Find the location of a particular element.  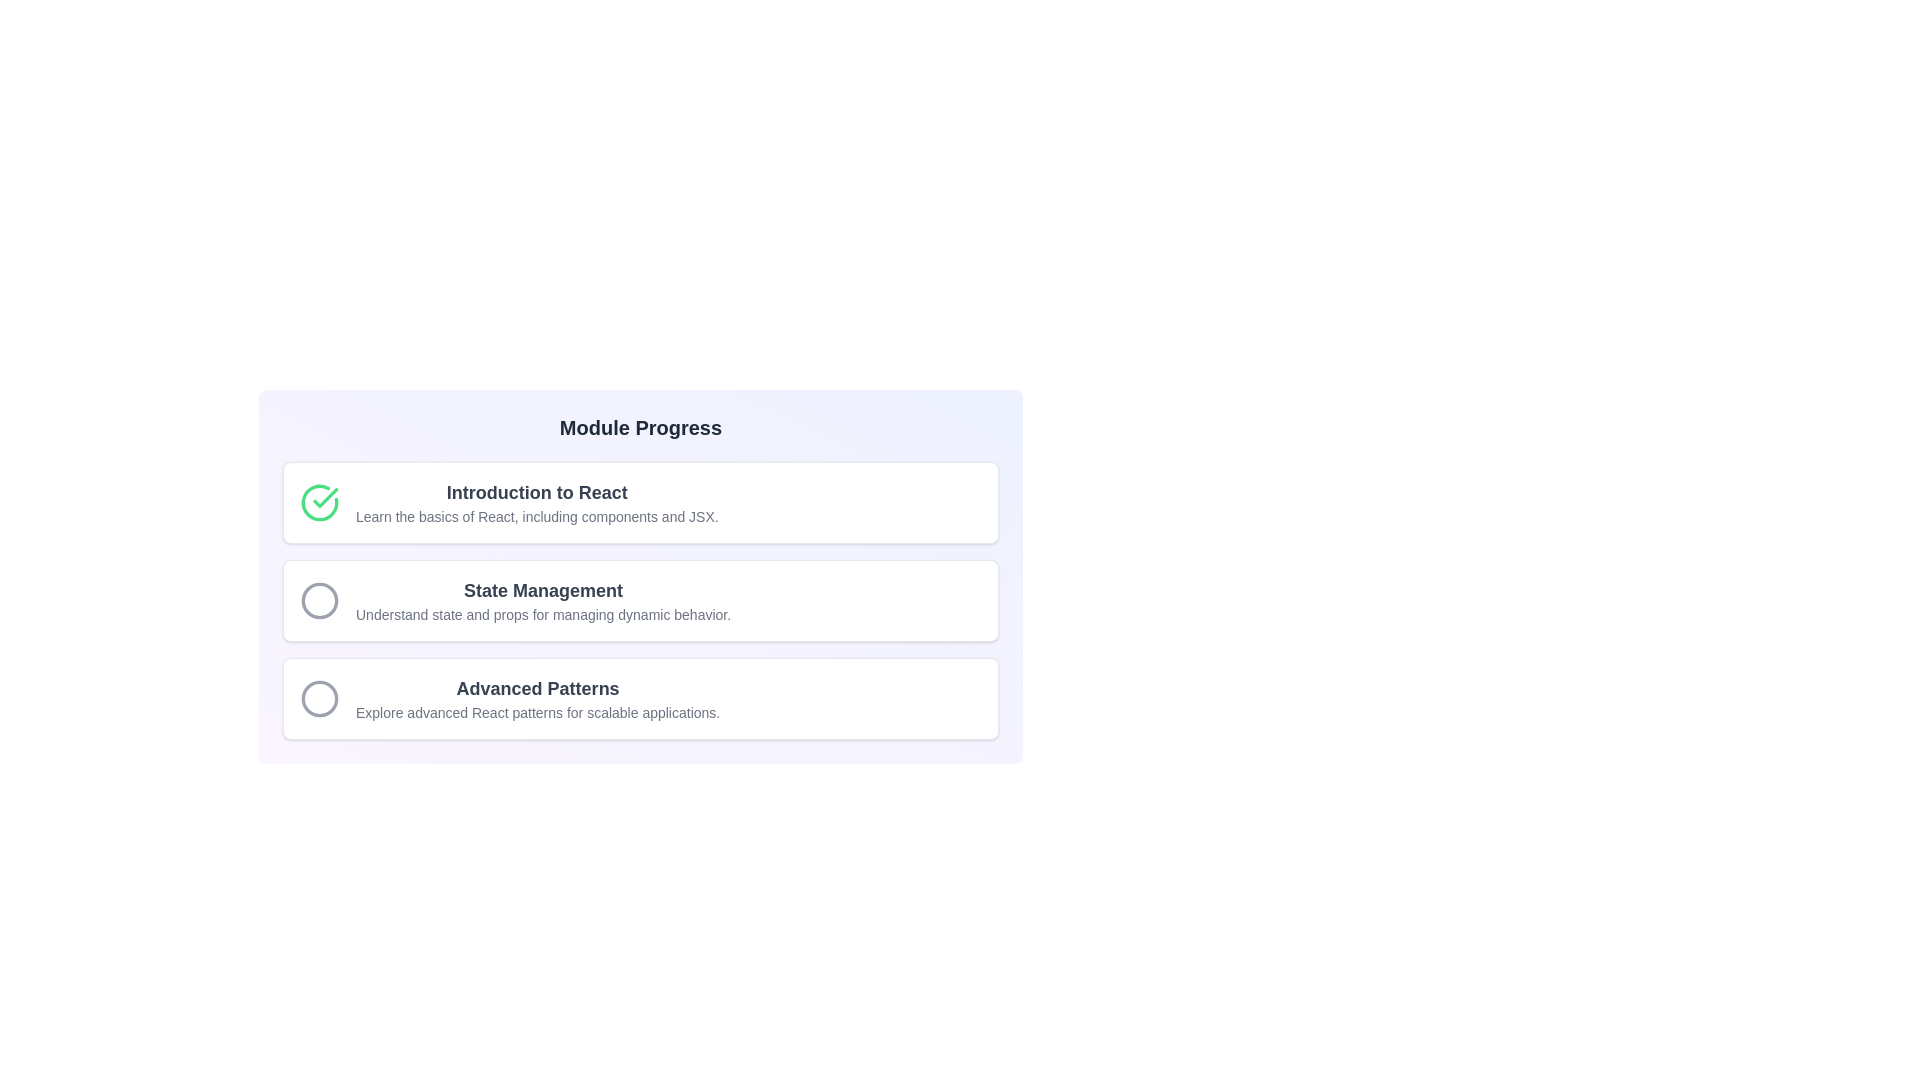

the circular vector graphic with a gray border located in the 'Advanced Patterns' module, positioned on the left side adjacent to the text description is located at coordinates (320, 697).